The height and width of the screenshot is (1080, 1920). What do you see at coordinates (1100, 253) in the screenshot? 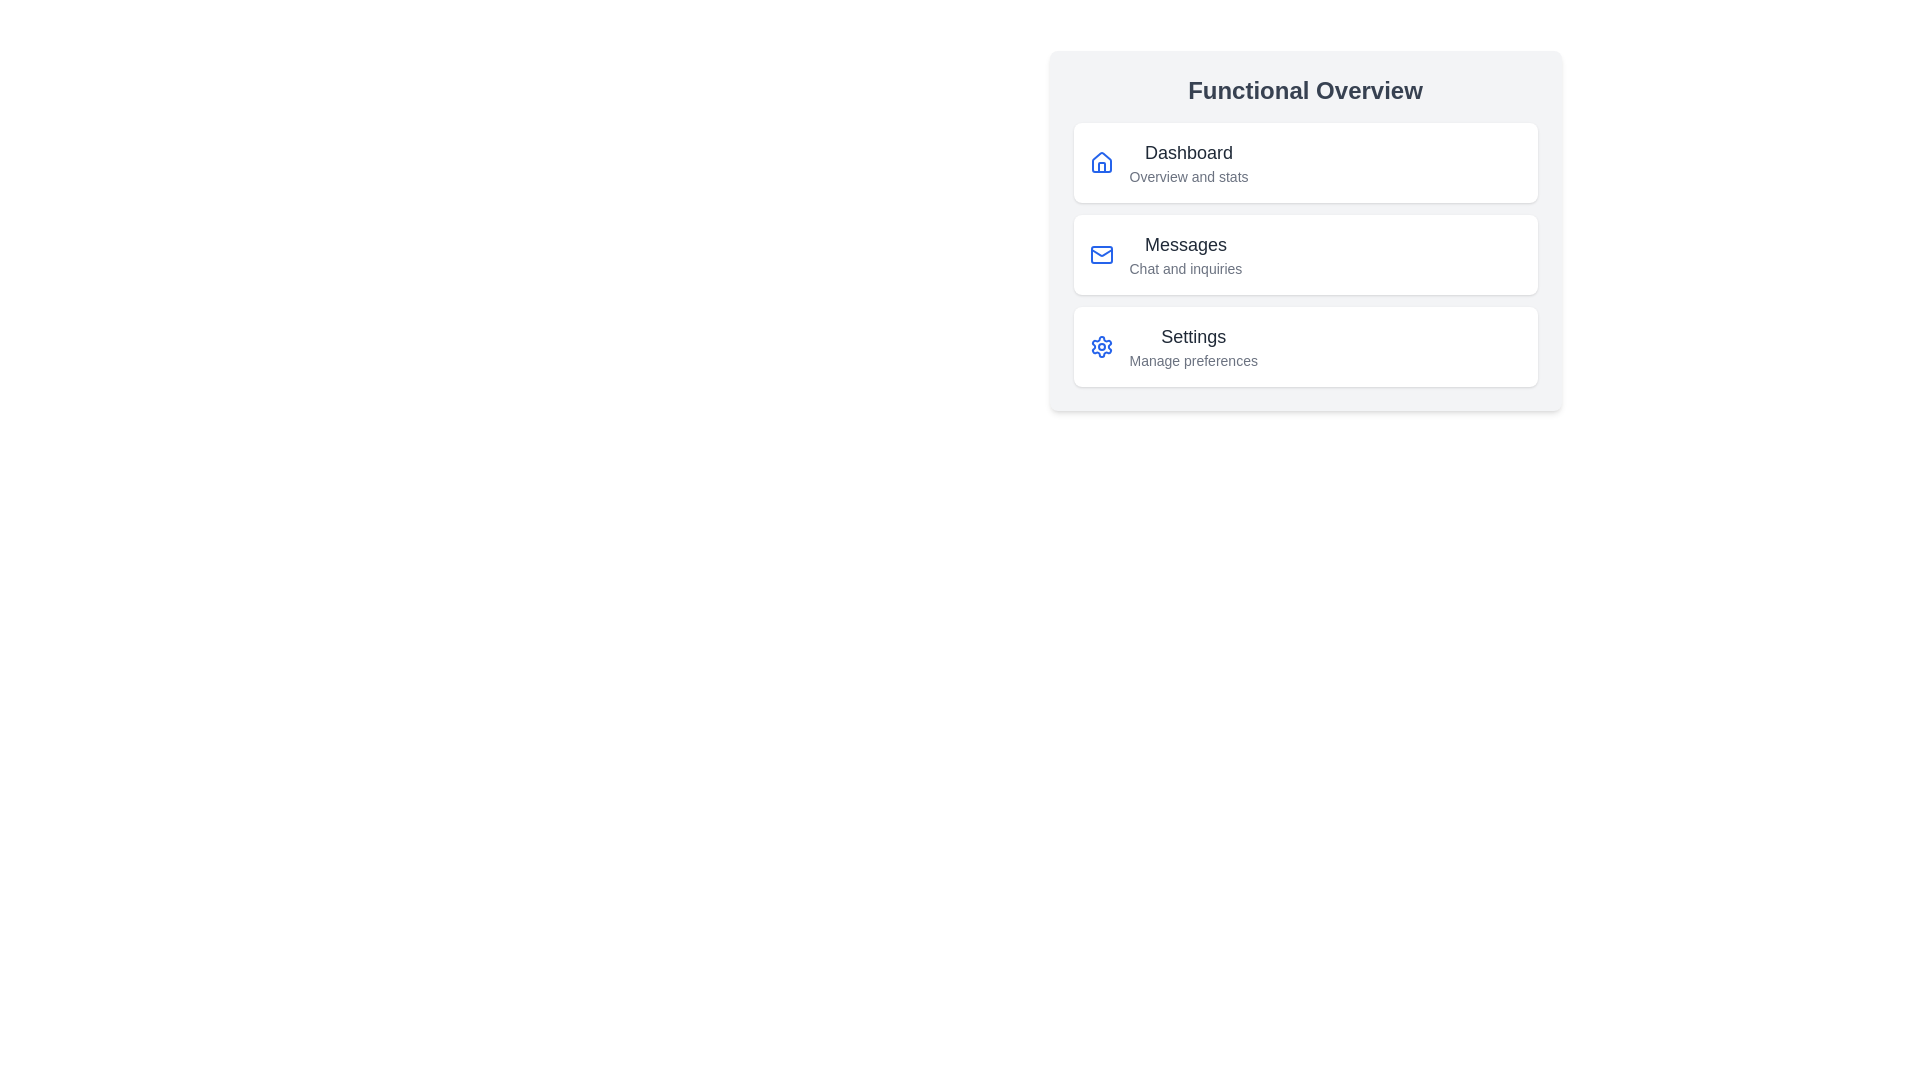
I see `the outer rectangle of the envelope icon representing the 'Messages' section in the functional overview menu` at bounding box center [1100, 253].